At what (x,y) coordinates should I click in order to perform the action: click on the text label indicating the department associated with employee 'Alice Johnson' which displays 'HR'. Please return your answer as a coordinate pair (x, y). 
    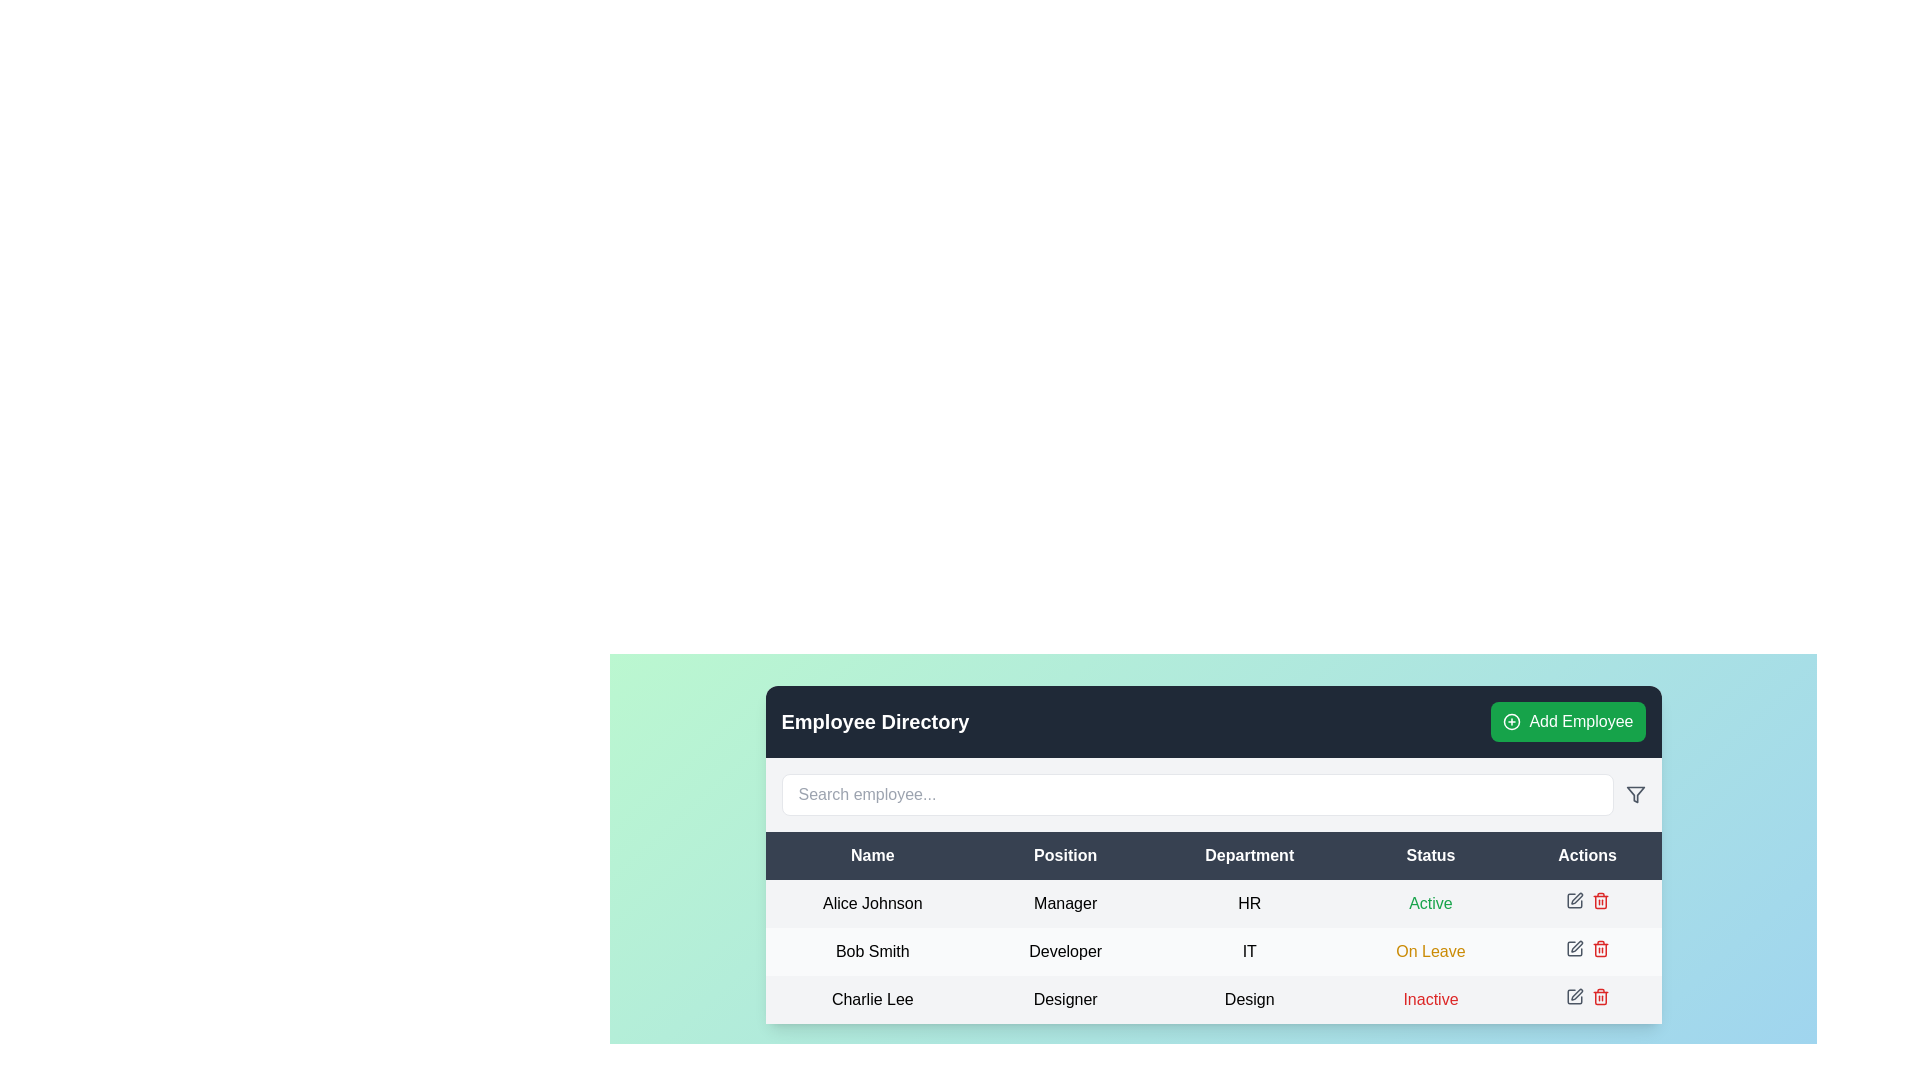
    Looking at the image, I should click on (1248, 903).